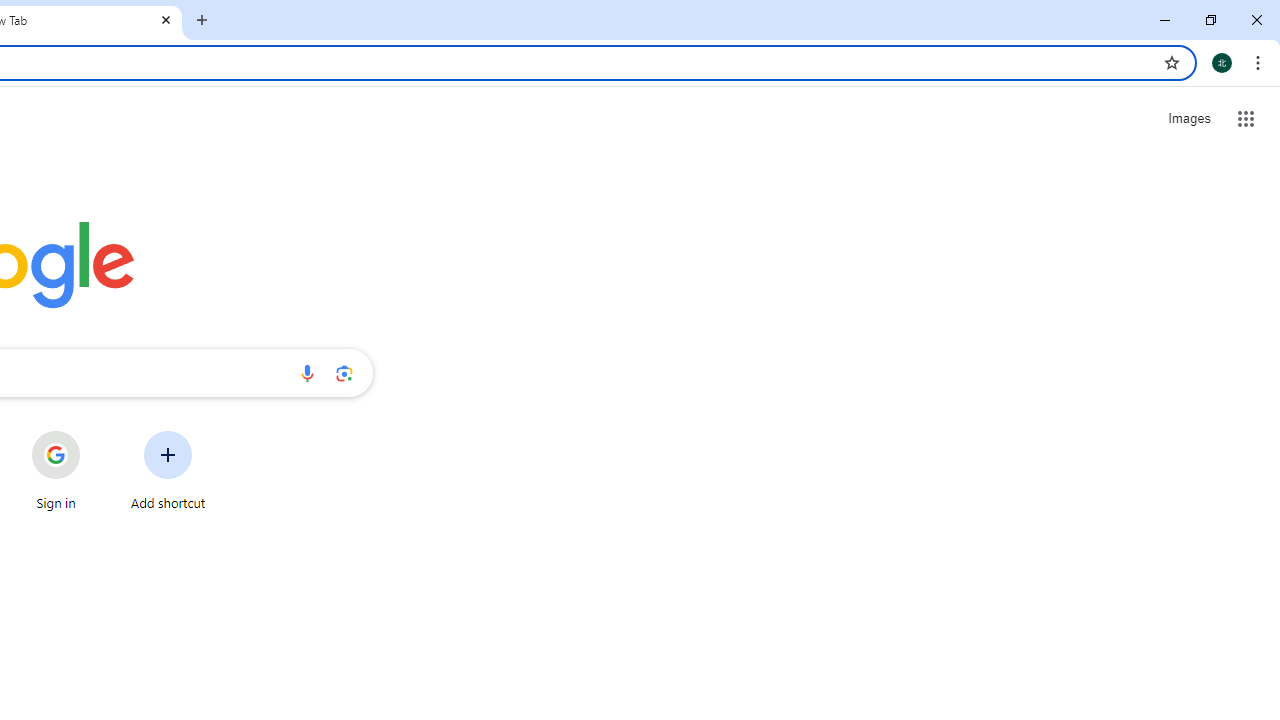 The height and width of the screenshot is (720, 1280). Describe the element at coordinates (1189, 119) in the screenshot. I see `'Search for Images '` at that location.